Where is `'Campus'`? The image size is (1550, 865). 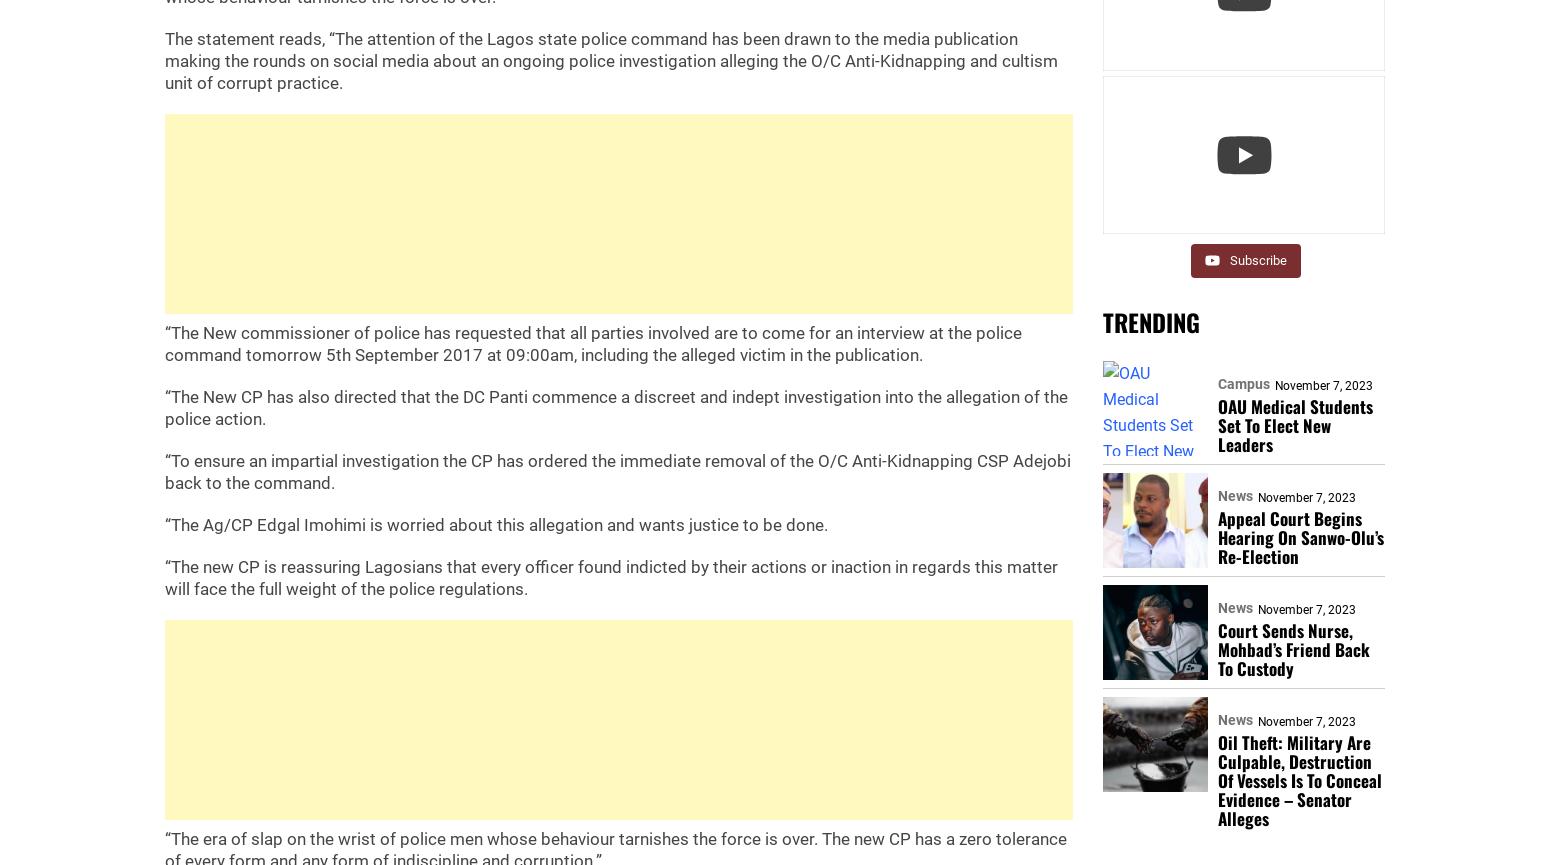
'Campus' is located at coordinates (1241, 383).